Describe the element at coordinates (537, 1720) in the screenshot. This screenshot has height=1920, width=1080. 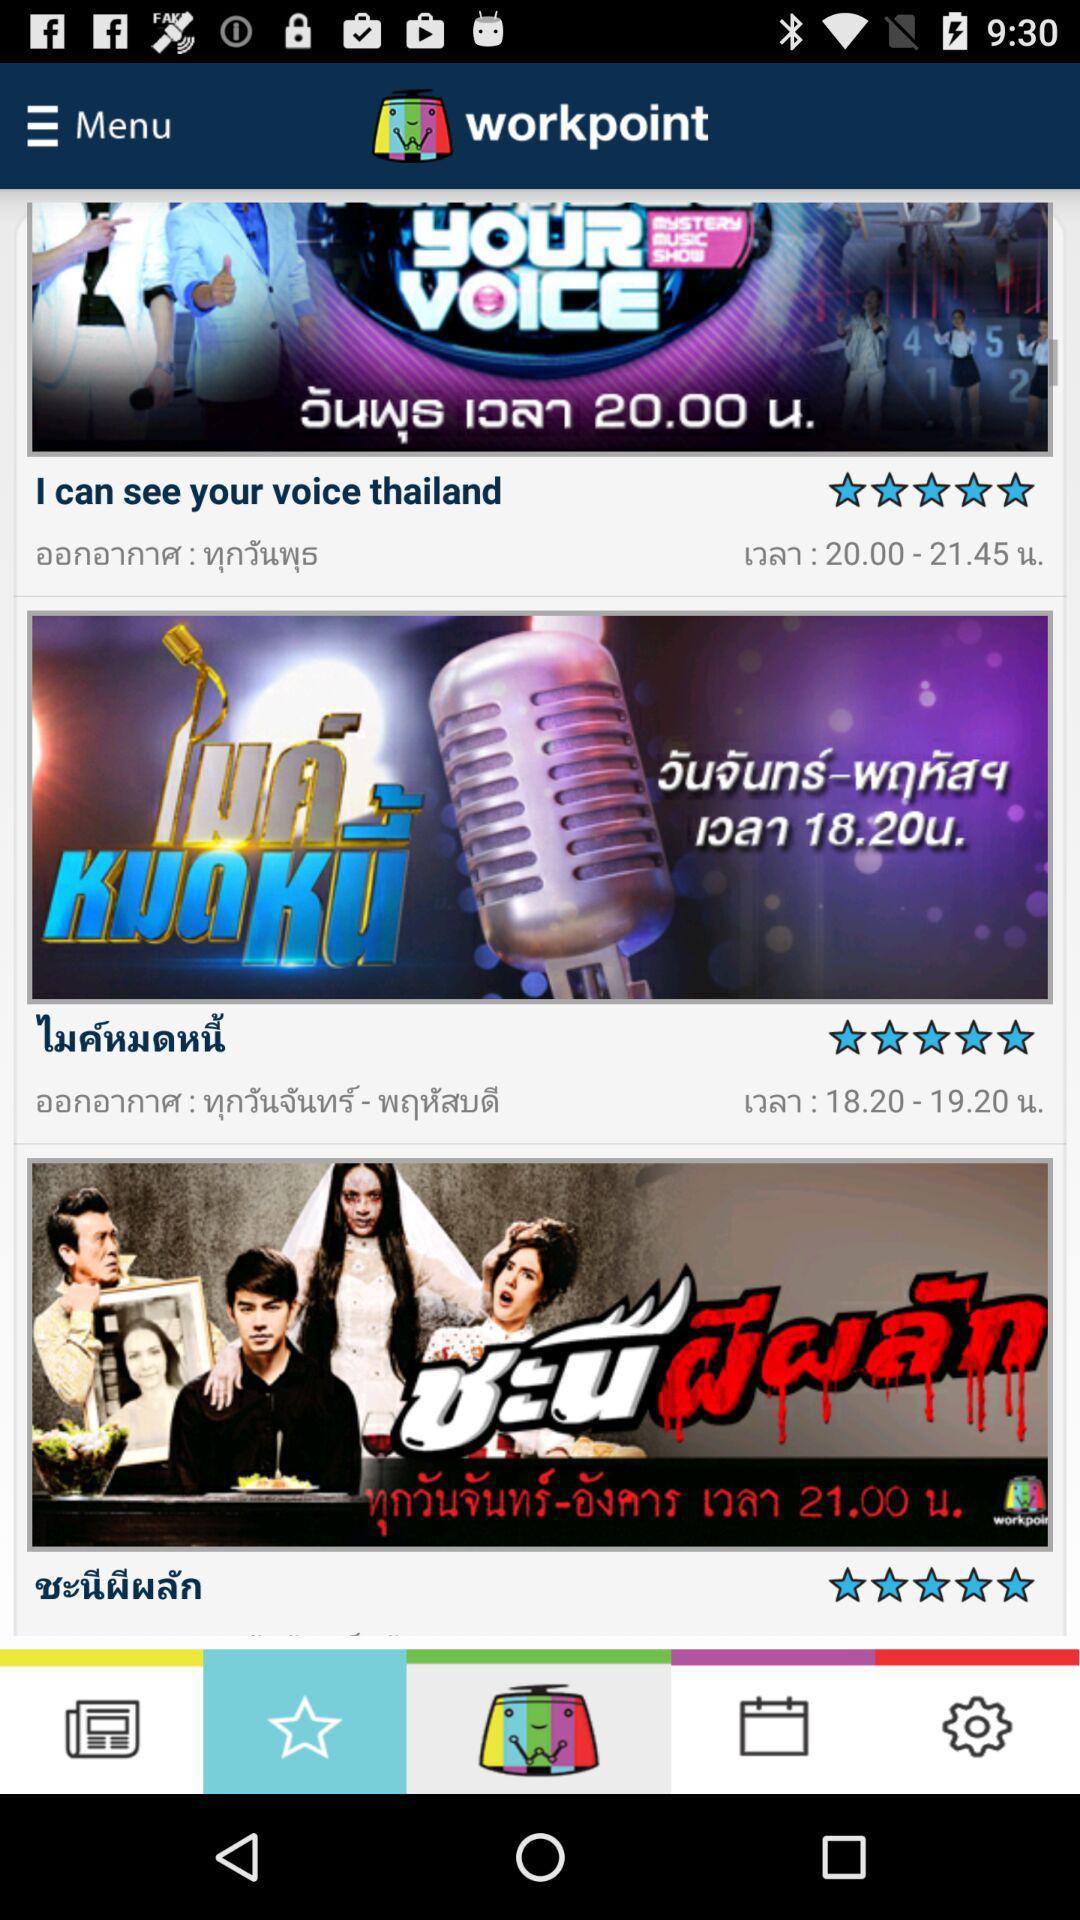
I see `open live stream menu` at that location.